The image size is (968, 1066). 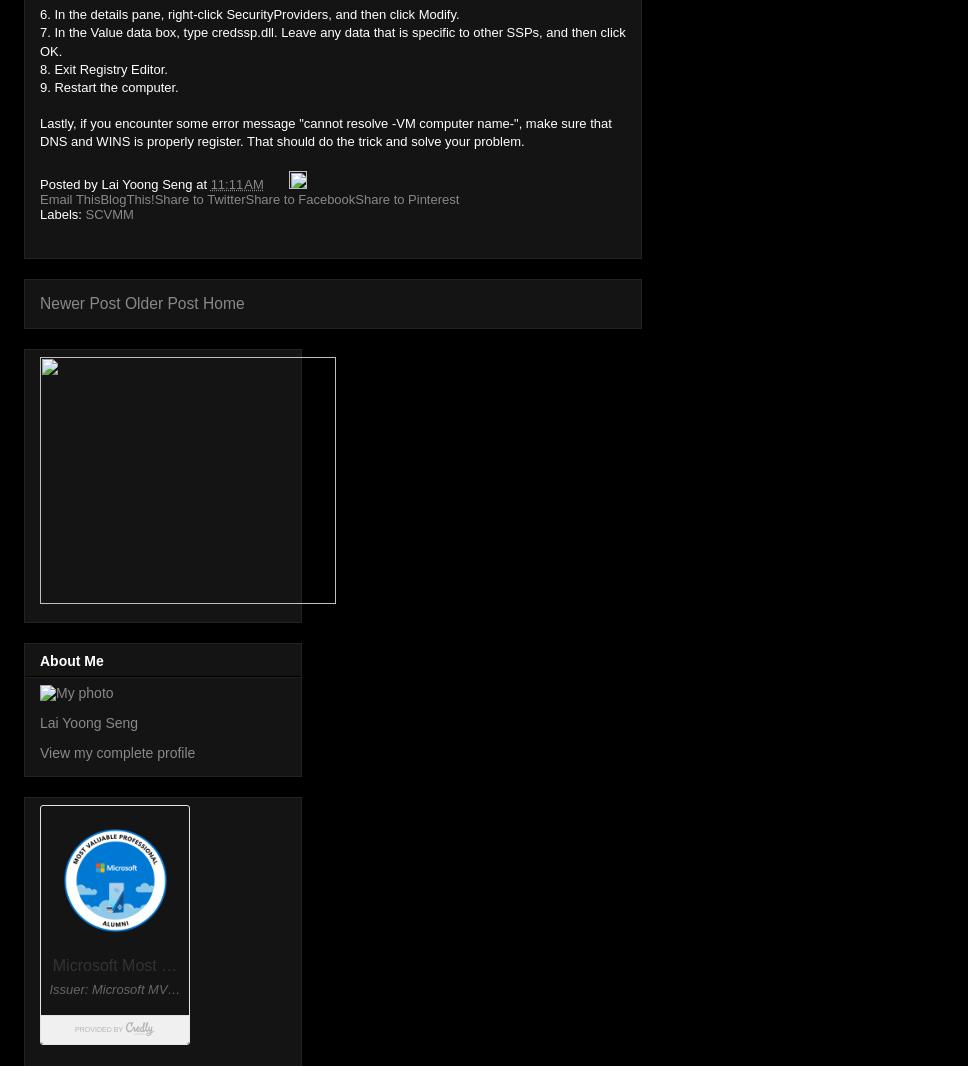 I want to click on 'Posted by', so click(x=69, y=183).